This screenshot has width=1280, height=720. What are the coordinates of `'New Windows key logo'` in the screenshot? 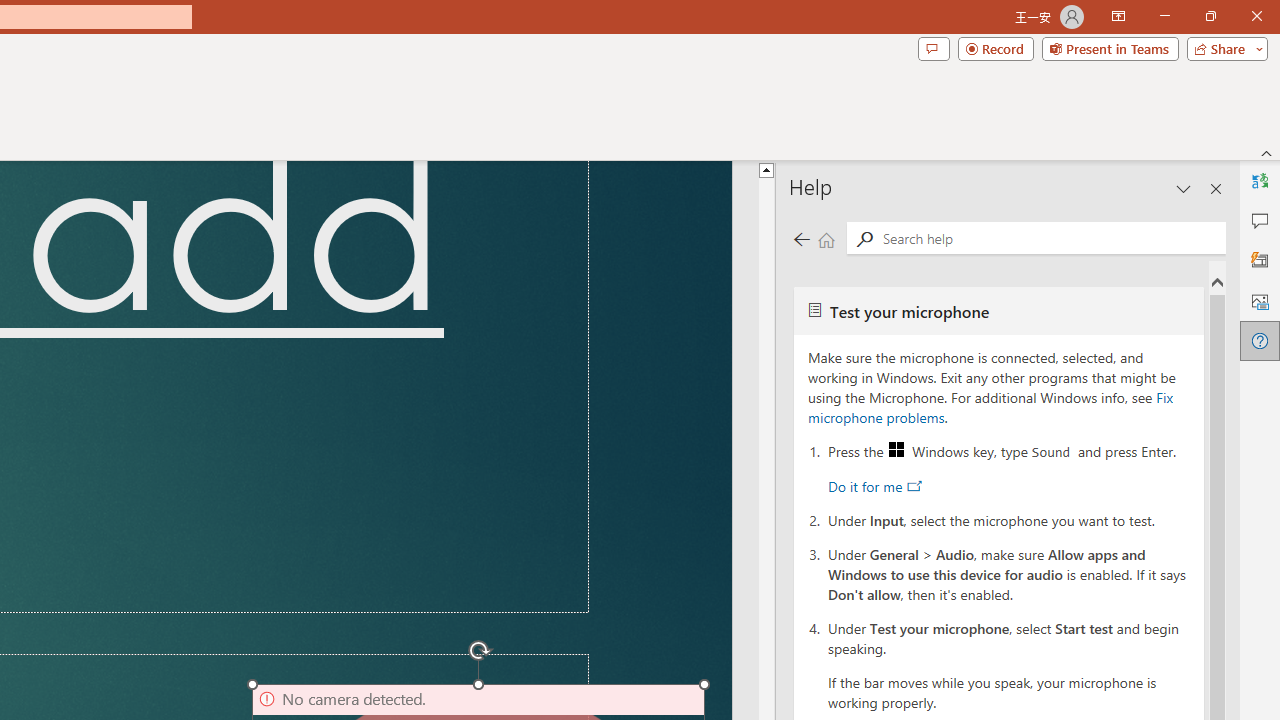 It's located at (895, 448).